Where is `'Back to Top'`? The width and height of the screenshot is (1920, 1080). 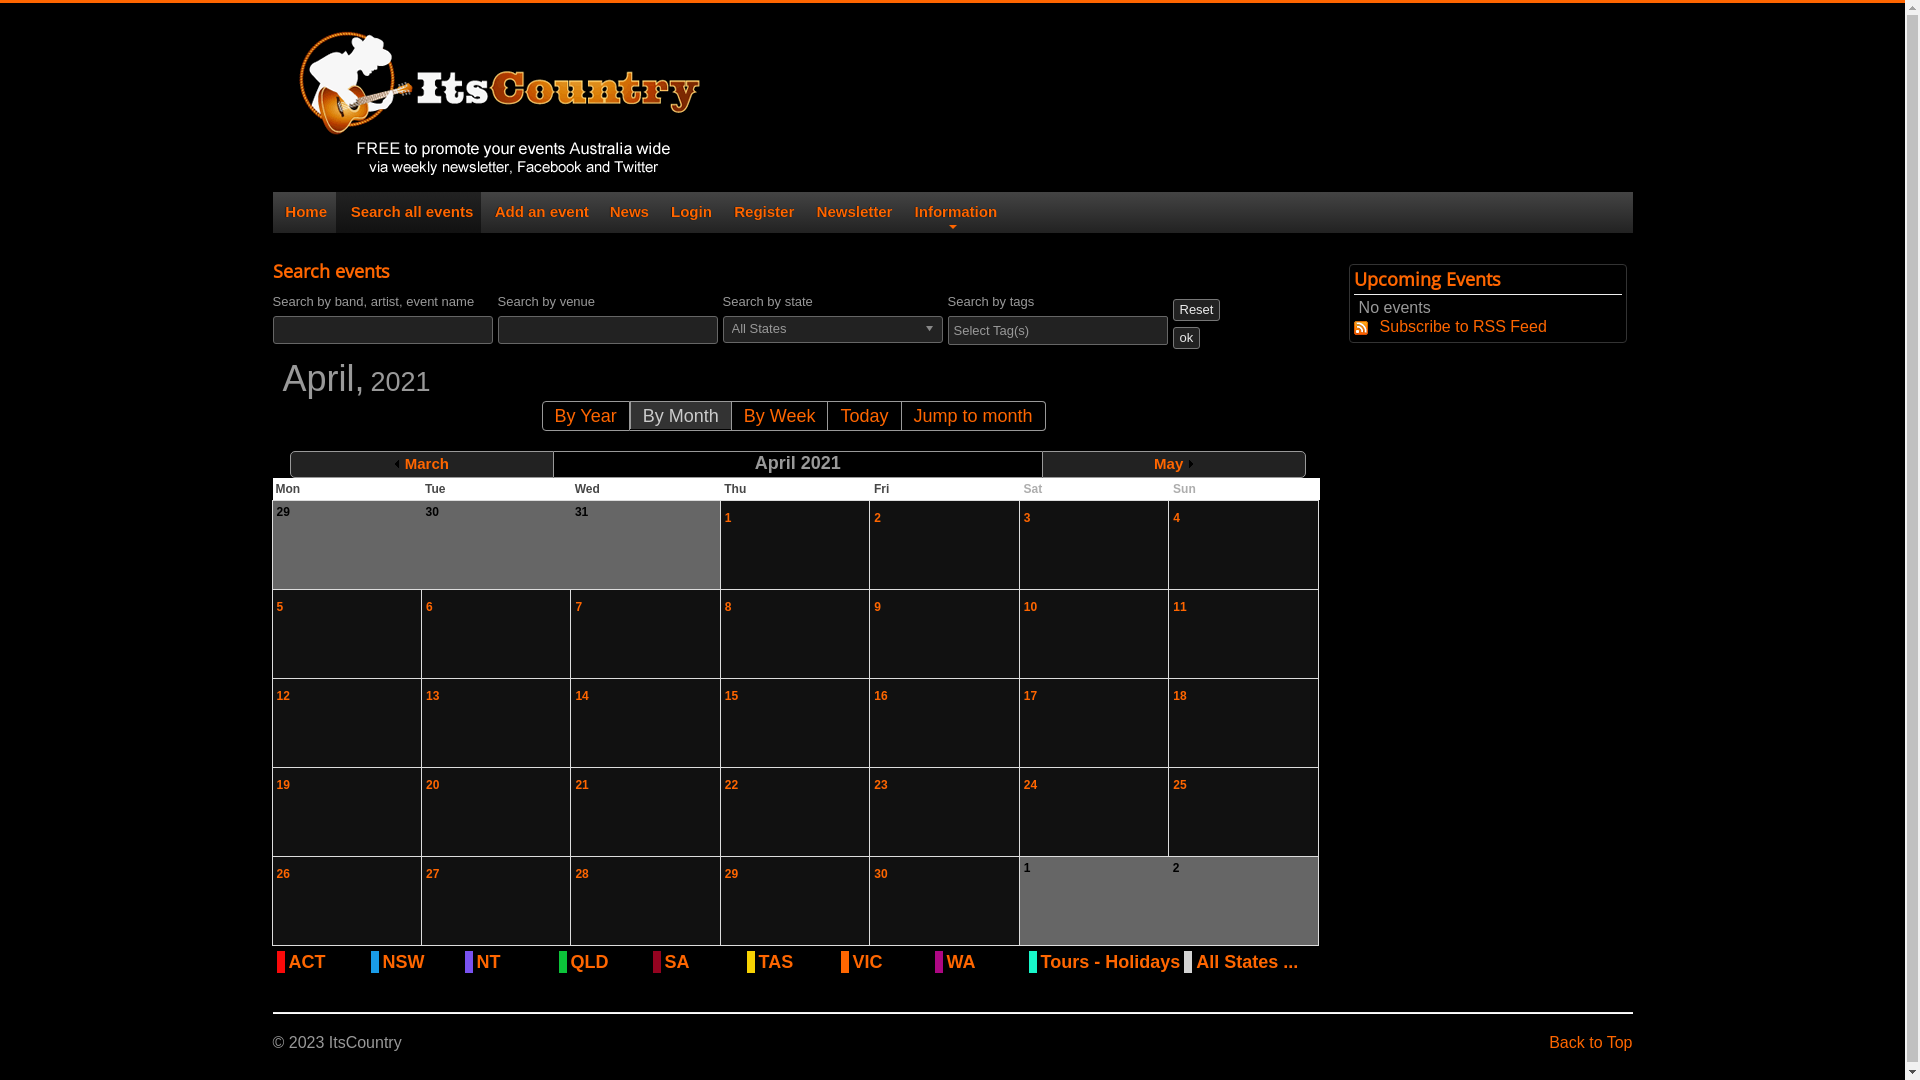
'Back to Top' is located at coordinates (1589, 1041).